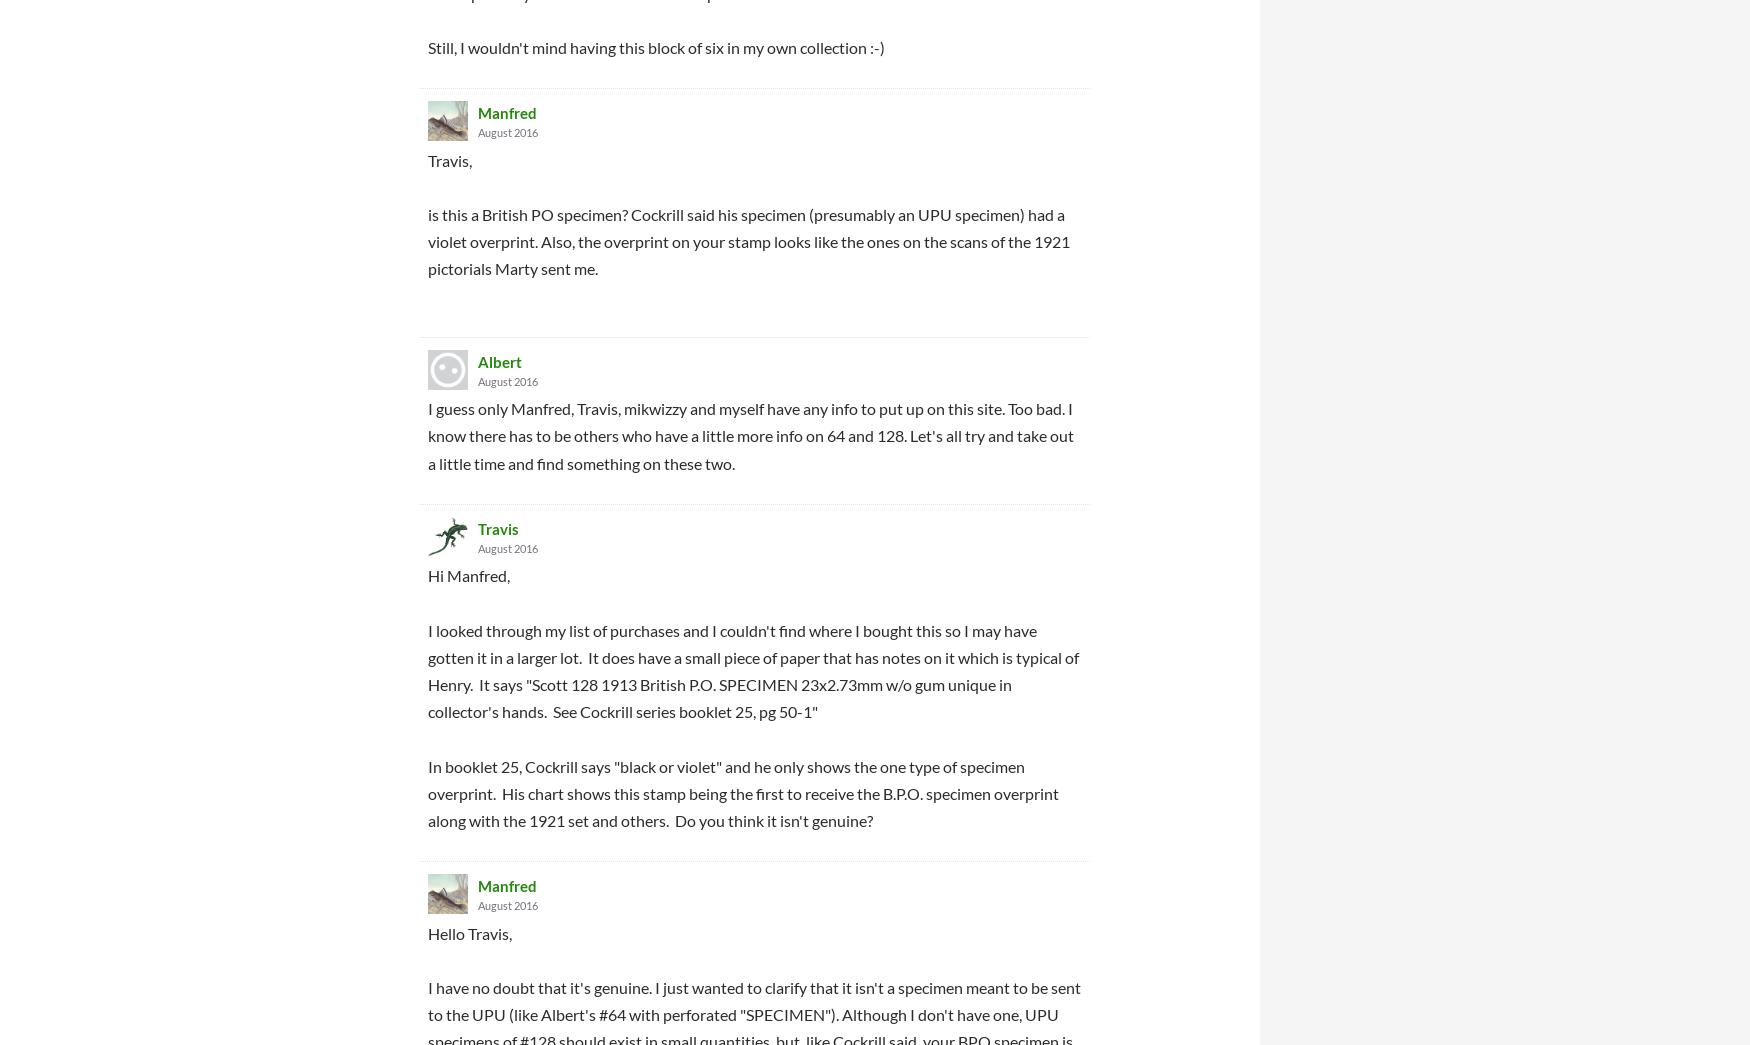 This screenshot has height=1045, width=1750. What do you see at coordinates (749, 239) in the screenshot?
I see `'is this a British PO specimen? Cockrill said his specimen (presumably an UPU specimen) had a violet overprint. Also, the overprint on your stamp looks like the ones on the scans of the 1921 pictorials Marty sent me.'` at bounding box center [749, 239].